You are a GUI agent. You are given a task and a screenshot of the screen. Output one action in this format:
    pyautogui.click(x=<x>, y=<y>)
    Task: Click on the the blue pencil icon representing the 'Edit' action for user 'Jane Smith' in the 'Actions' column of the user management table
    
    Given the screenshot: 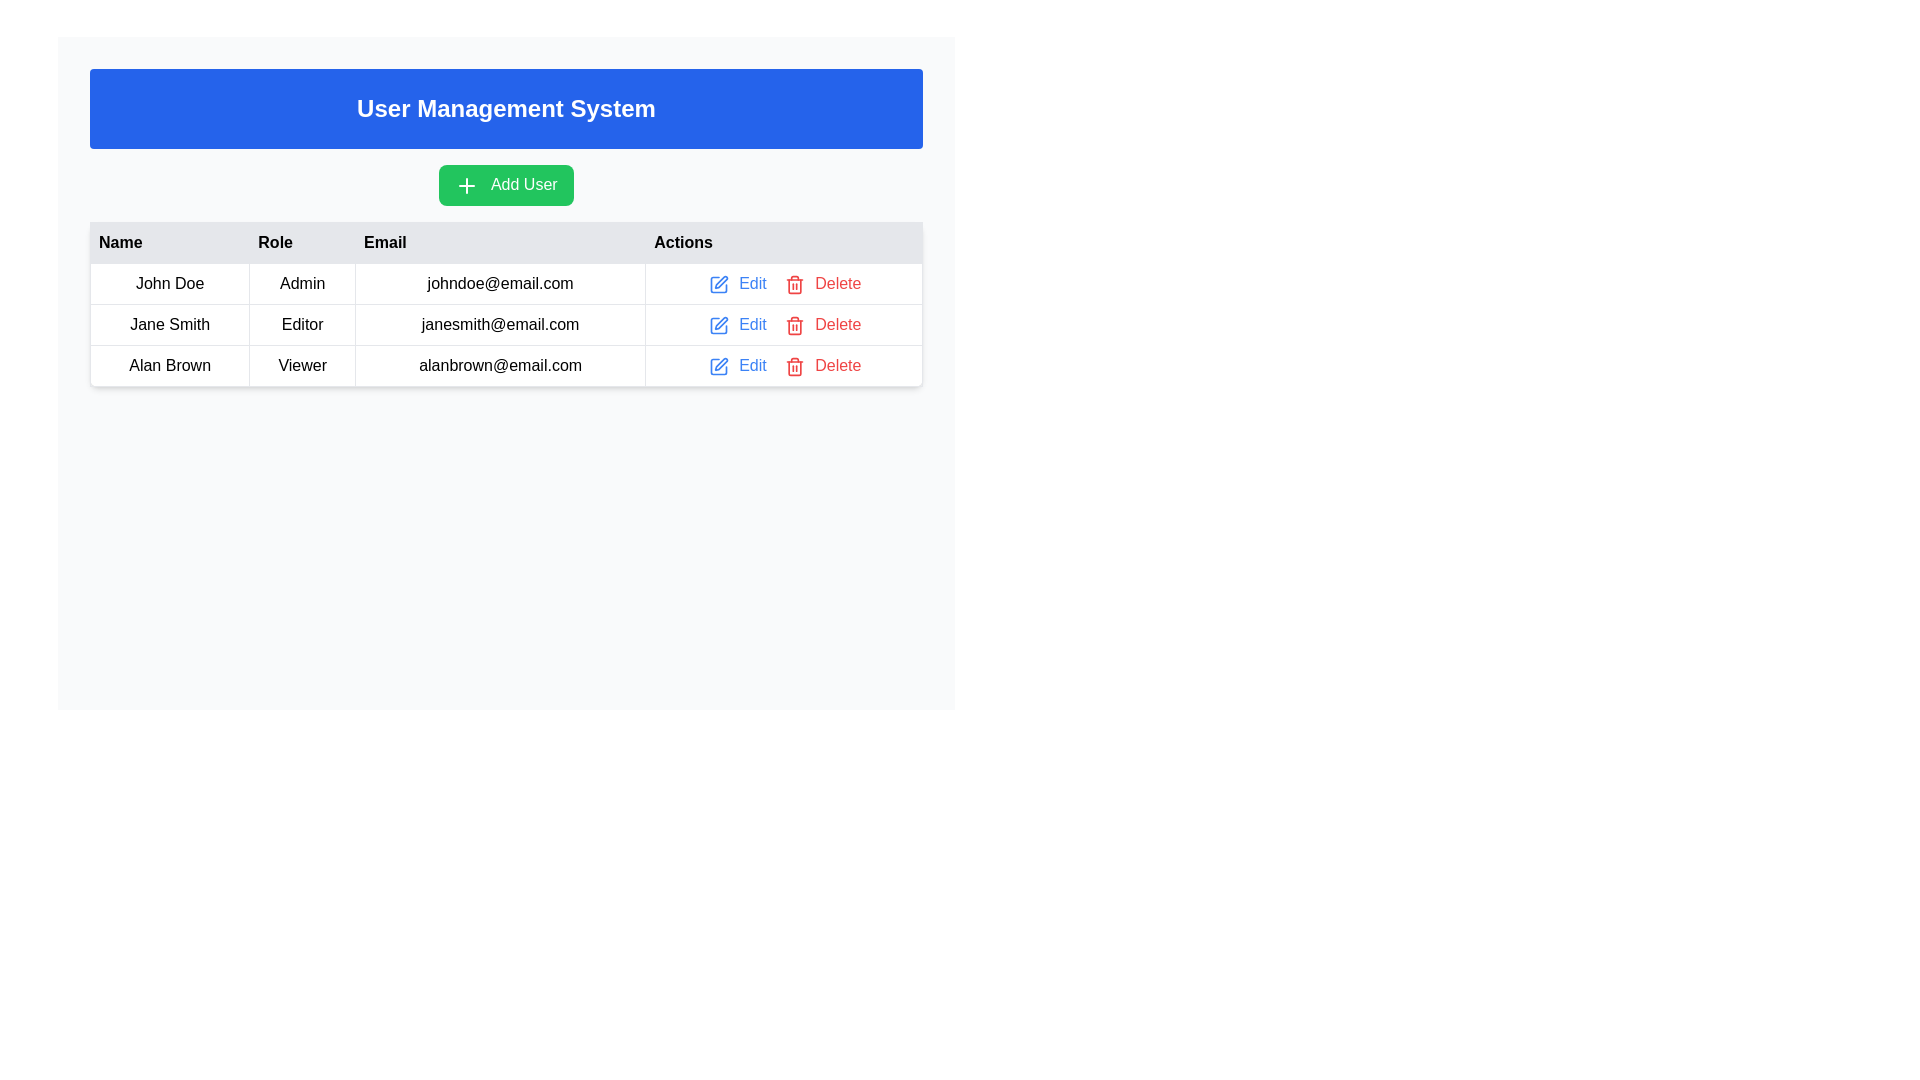 What is the action you would take?
    pyautogui.click(x=718, y=324)
    